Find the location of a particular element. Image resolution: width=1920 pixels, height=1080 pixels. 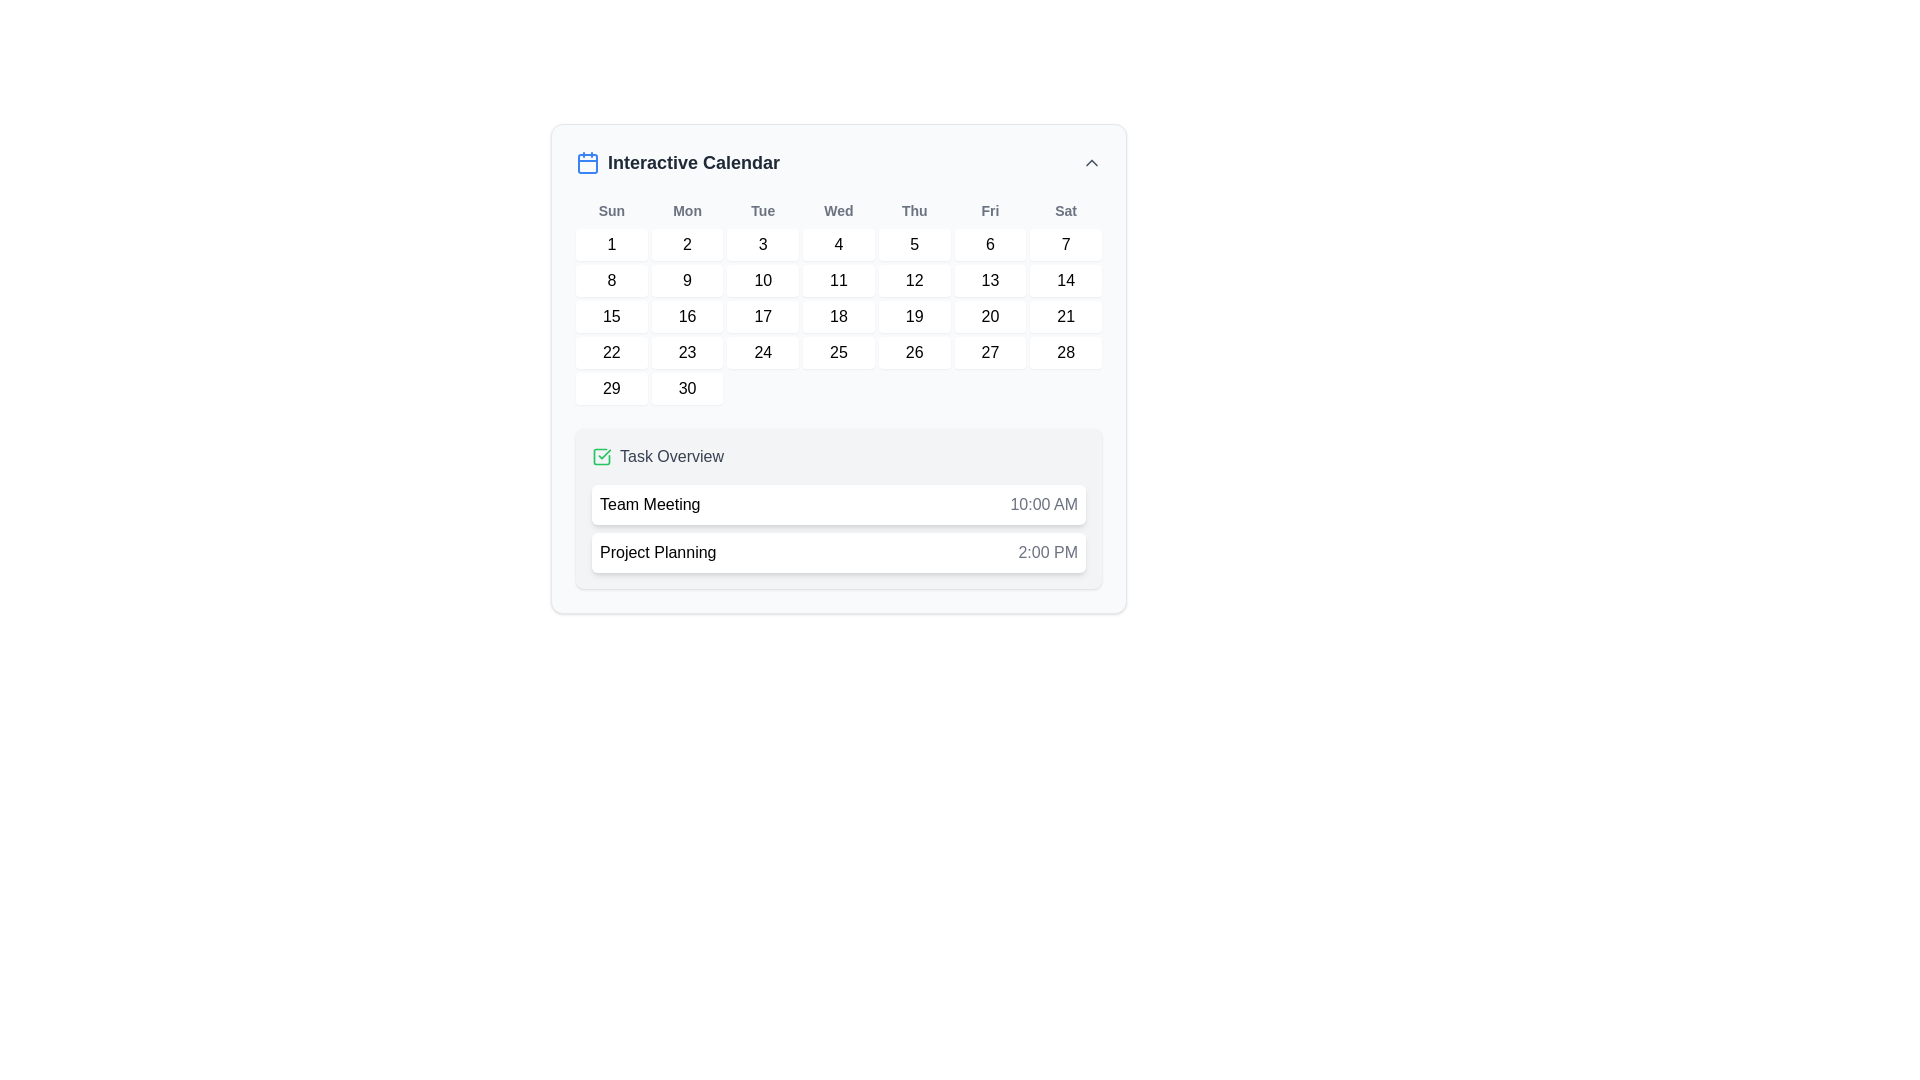

the first cell of the calendar grid labeled '1', which is a small rectangular cell with rounded corners and a white background, for extended interaction is located at coordinates (610, 244).